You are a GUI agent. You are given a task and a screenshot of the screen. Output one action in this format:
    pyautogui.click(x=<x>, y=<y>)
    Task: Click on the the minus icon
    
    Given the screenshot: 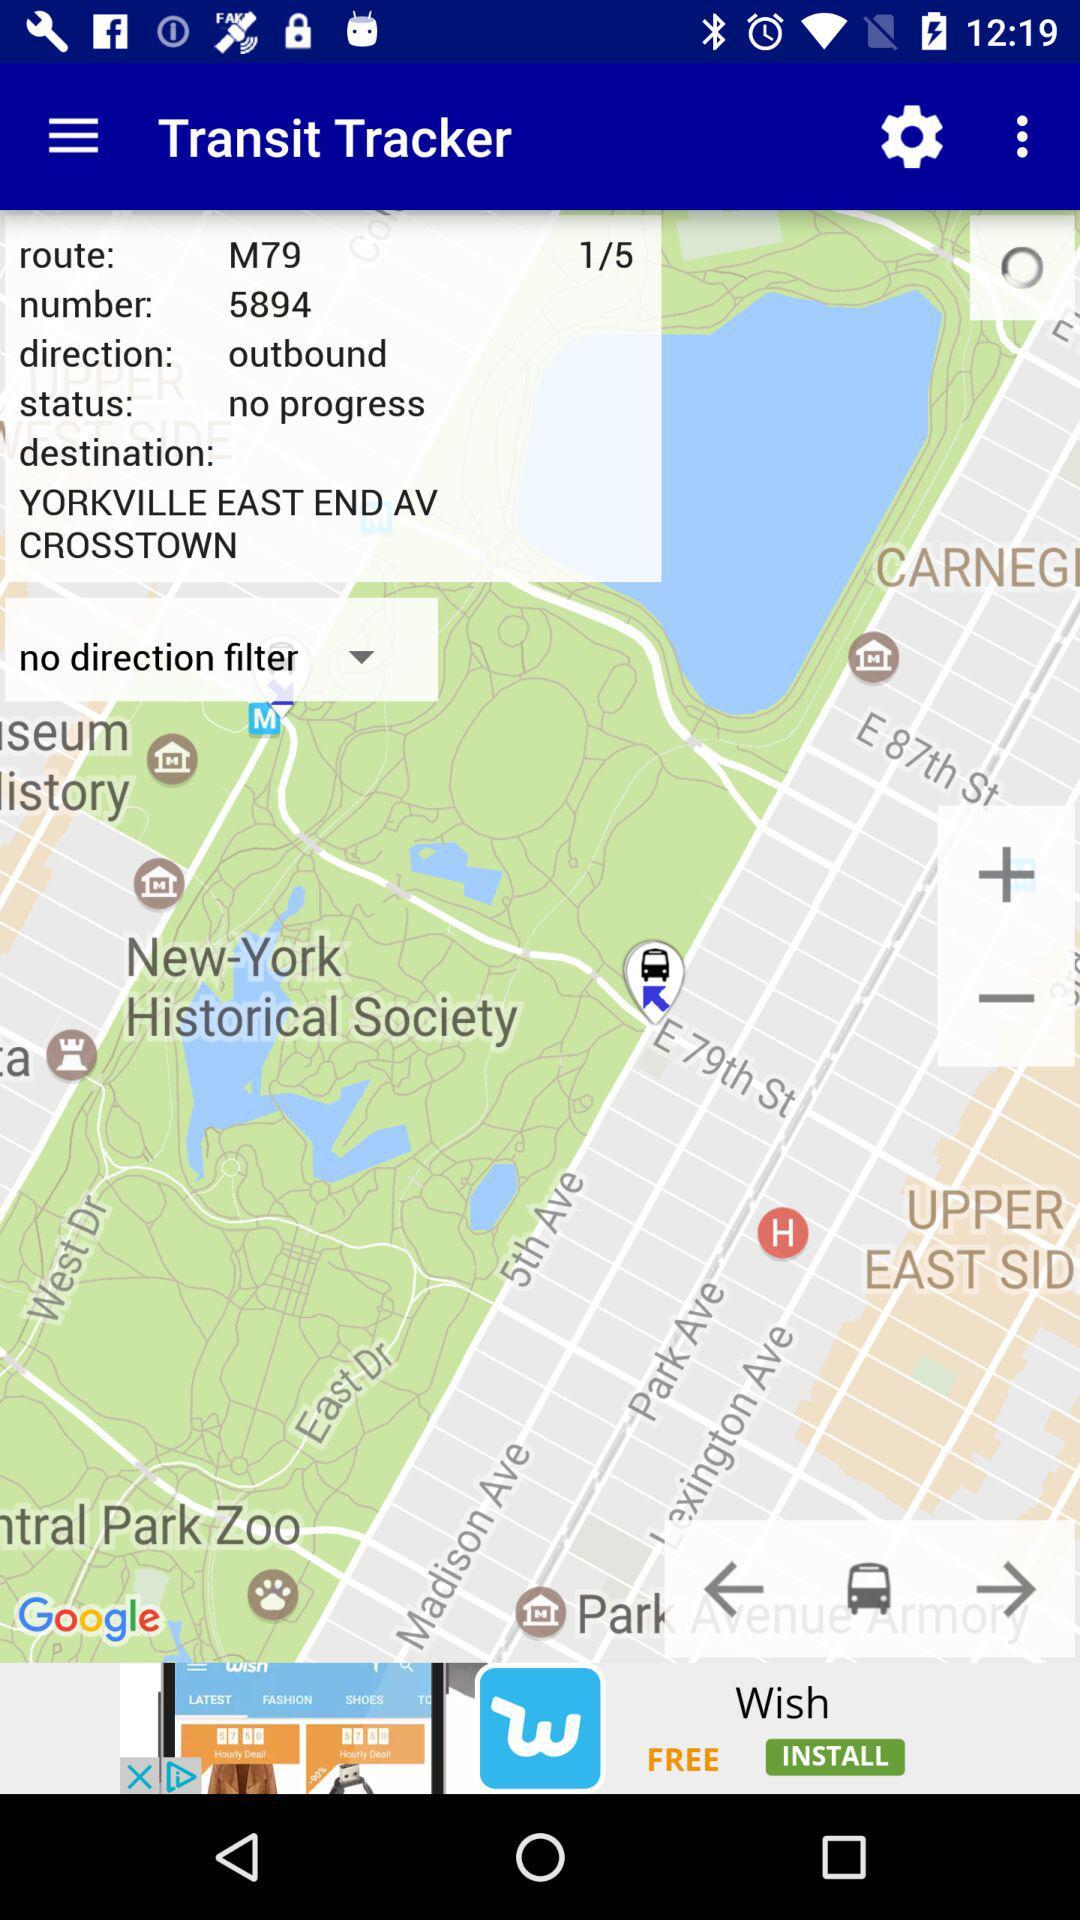 What is the action you would take?
    pyautogui.click(x=1006, y=997)
    